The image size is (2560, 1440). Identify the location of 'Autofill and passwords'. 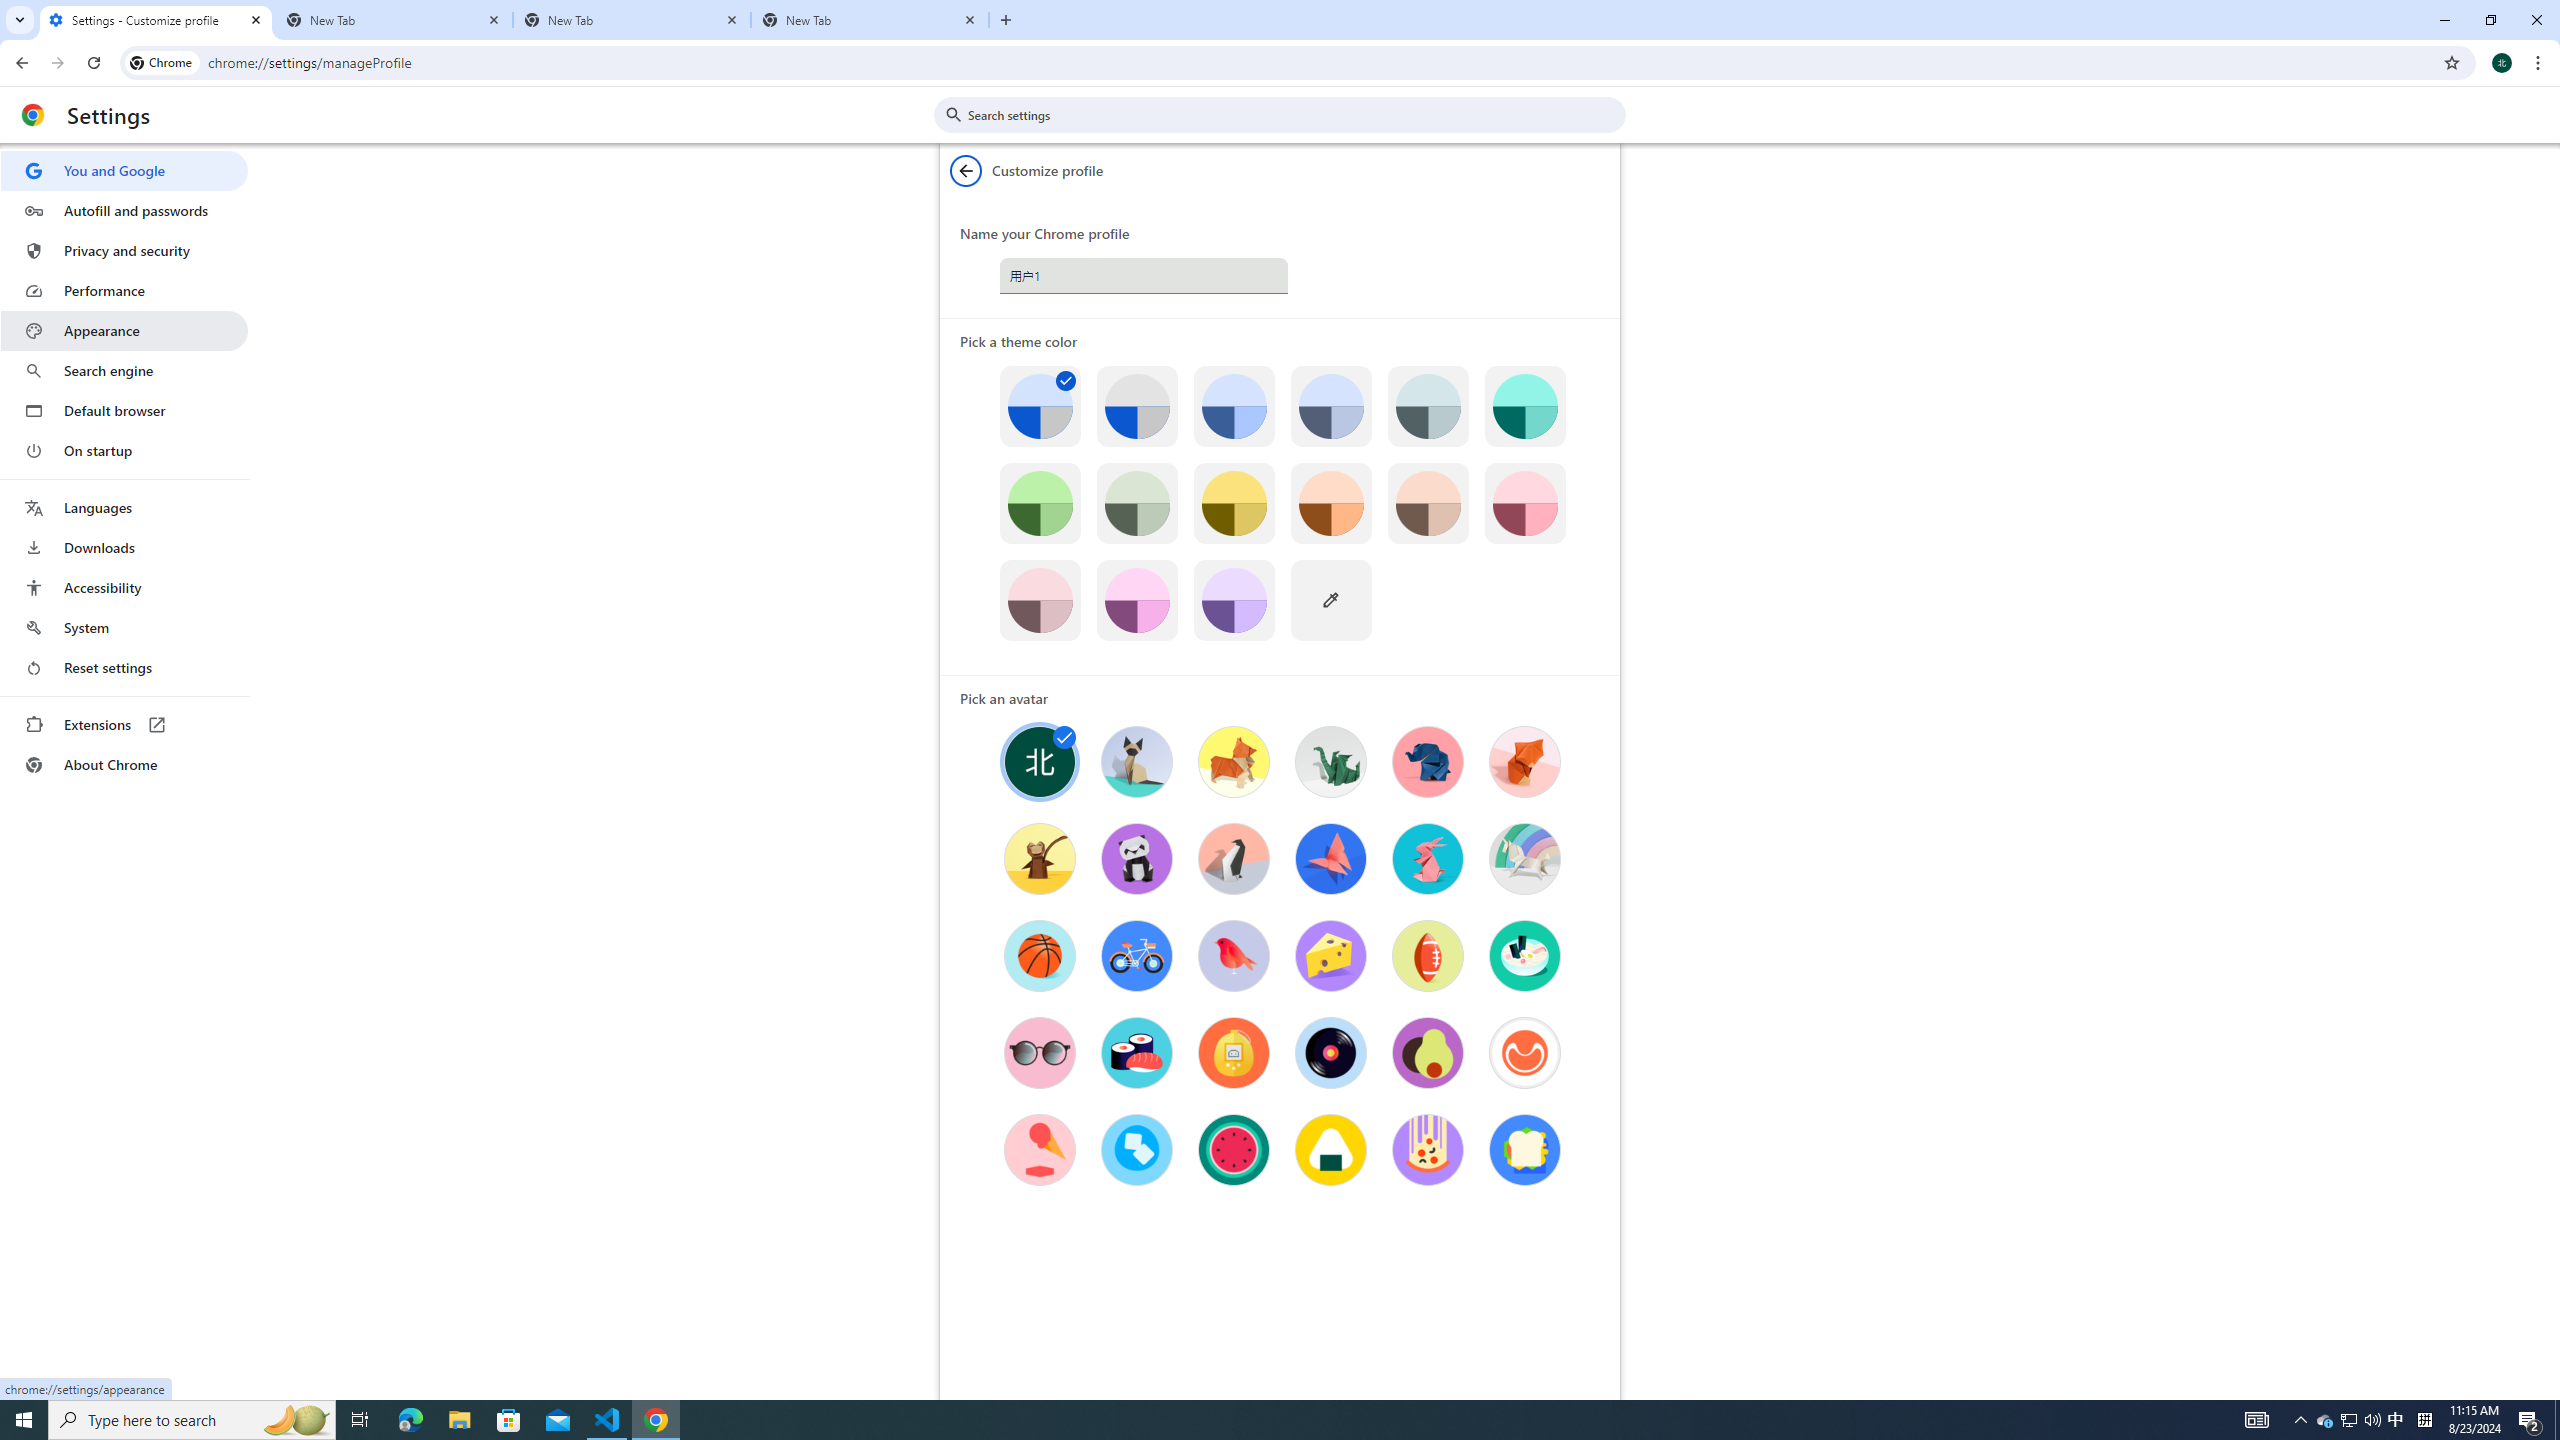
(123, 210).